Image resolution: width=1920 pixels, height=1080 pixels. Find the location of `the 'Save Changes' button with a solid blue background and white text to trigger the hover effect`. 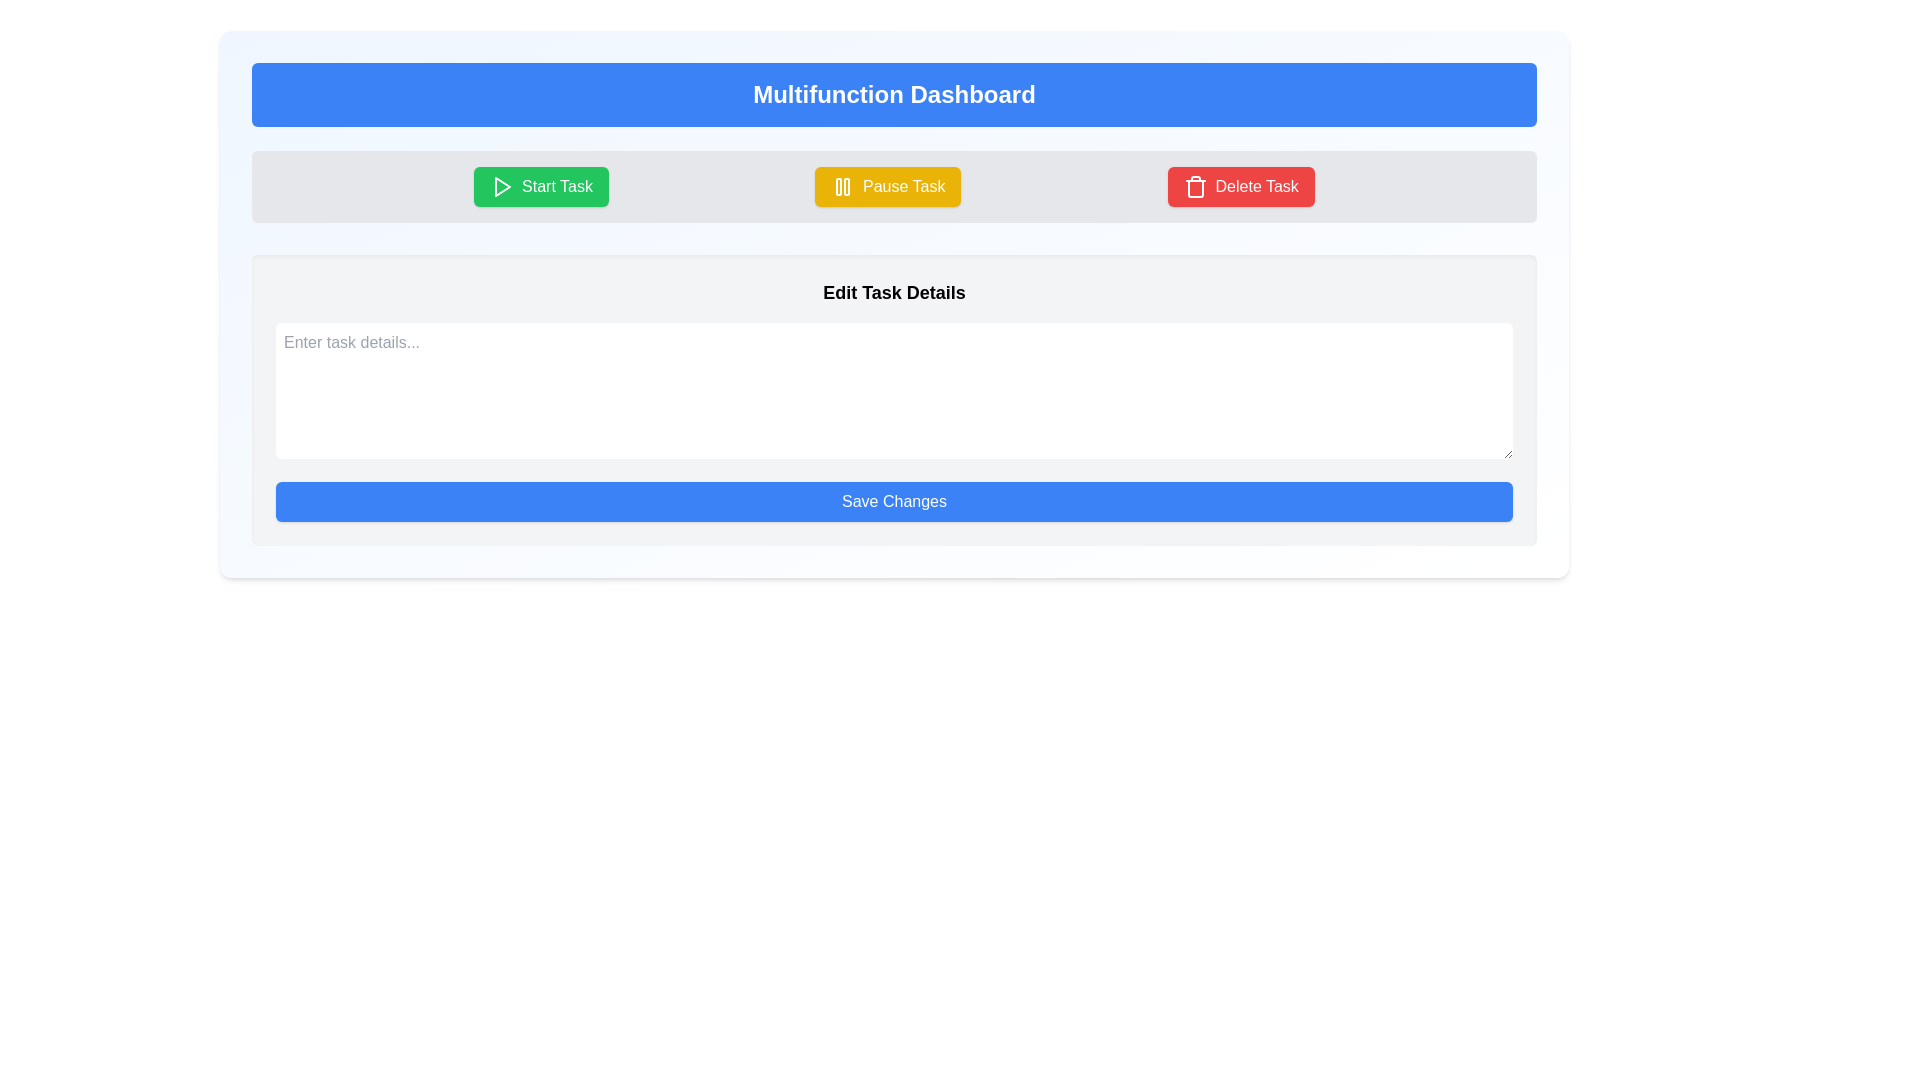

the 'Save Changes' button with a solid blue background and white text to trigger the hover effect is located at coordinates (893, 500).